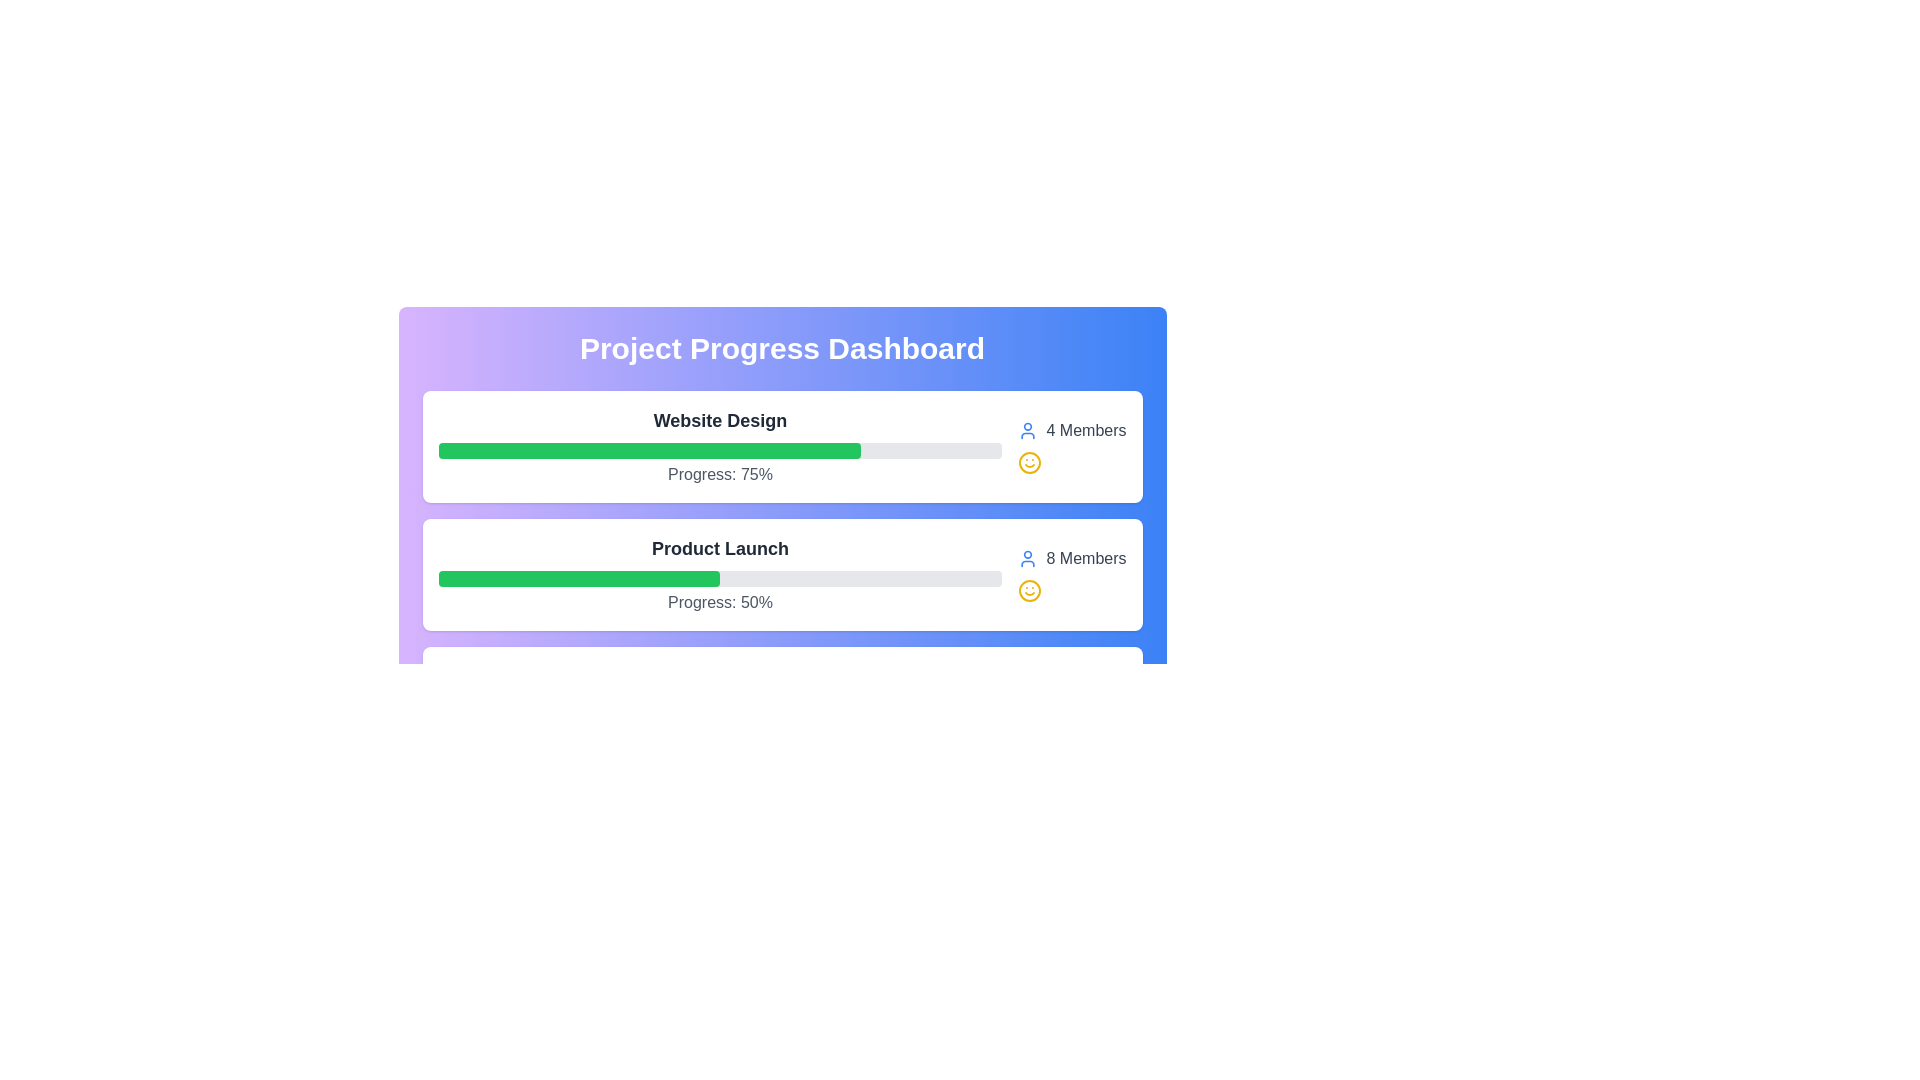  Describe the element at coordinates (781, 574) in the screenshot. I see `progress details from the Information card labeled 'Product Launch', which is the second element in a vertical list of project progress sections within the 'Project Progress Dashboard'` at that location.